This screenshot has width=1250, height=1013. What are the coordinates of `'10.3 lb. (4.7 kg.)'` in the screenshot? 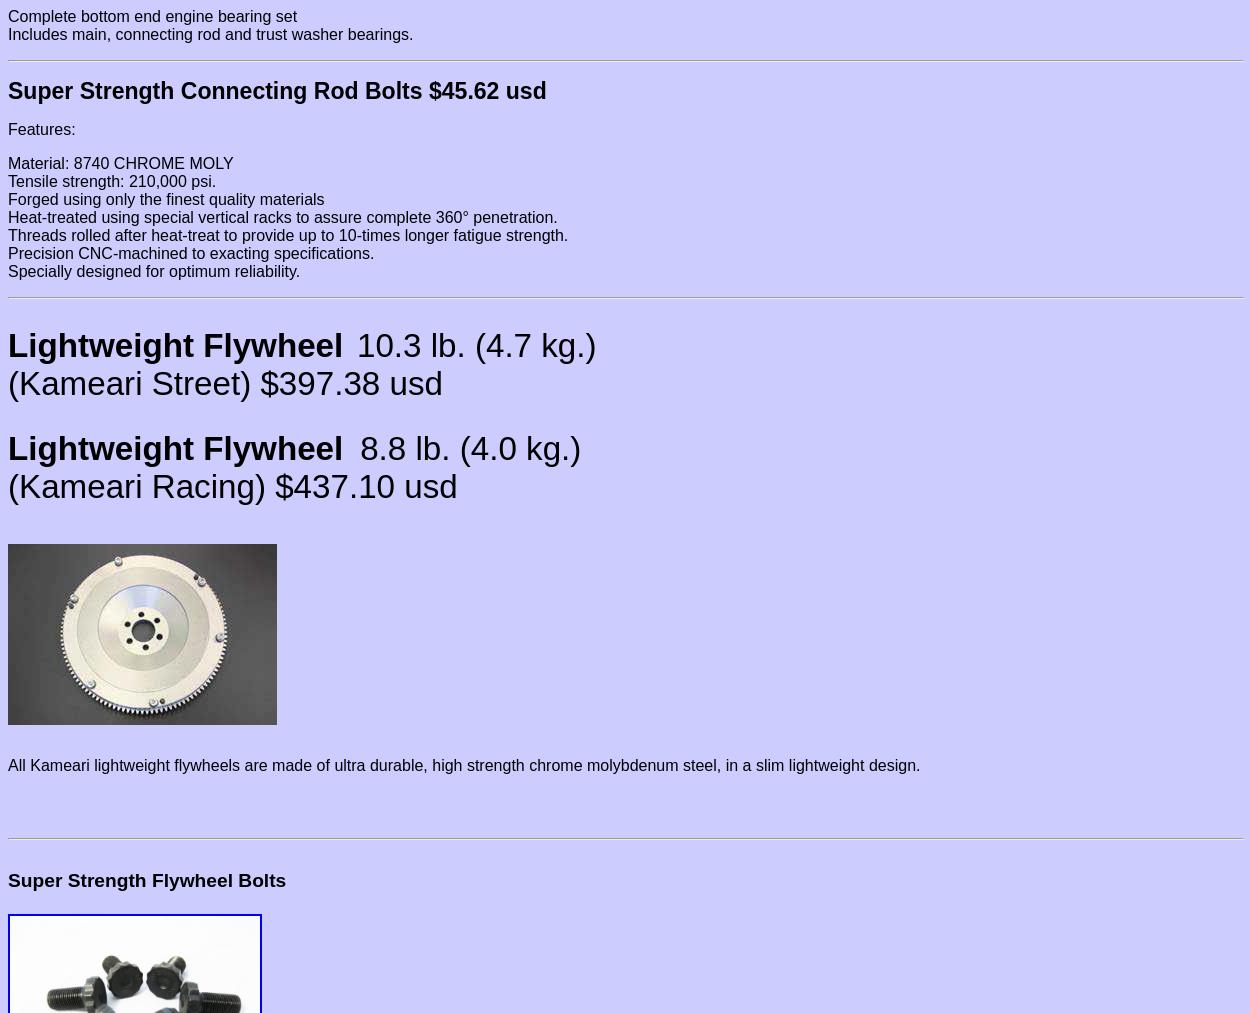 It's located at (475, 345).